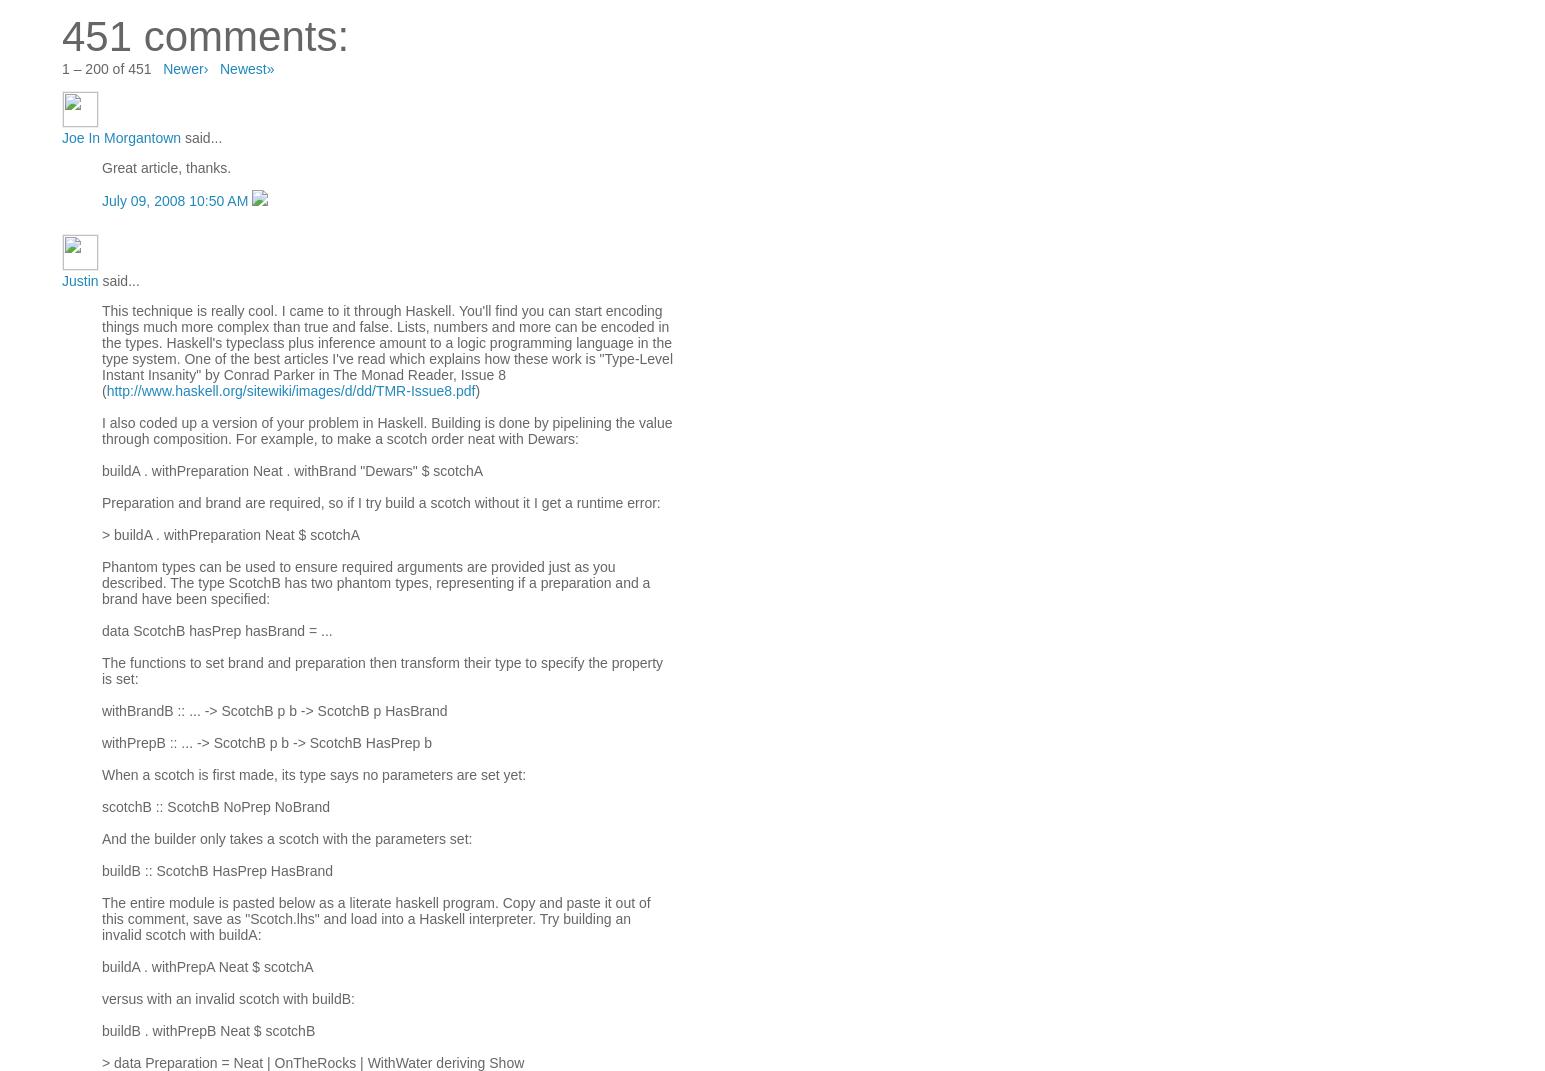  Describe the element at coordinates (166, 167) in the screenshot. I see `'Great article, thanks.'` at that location.